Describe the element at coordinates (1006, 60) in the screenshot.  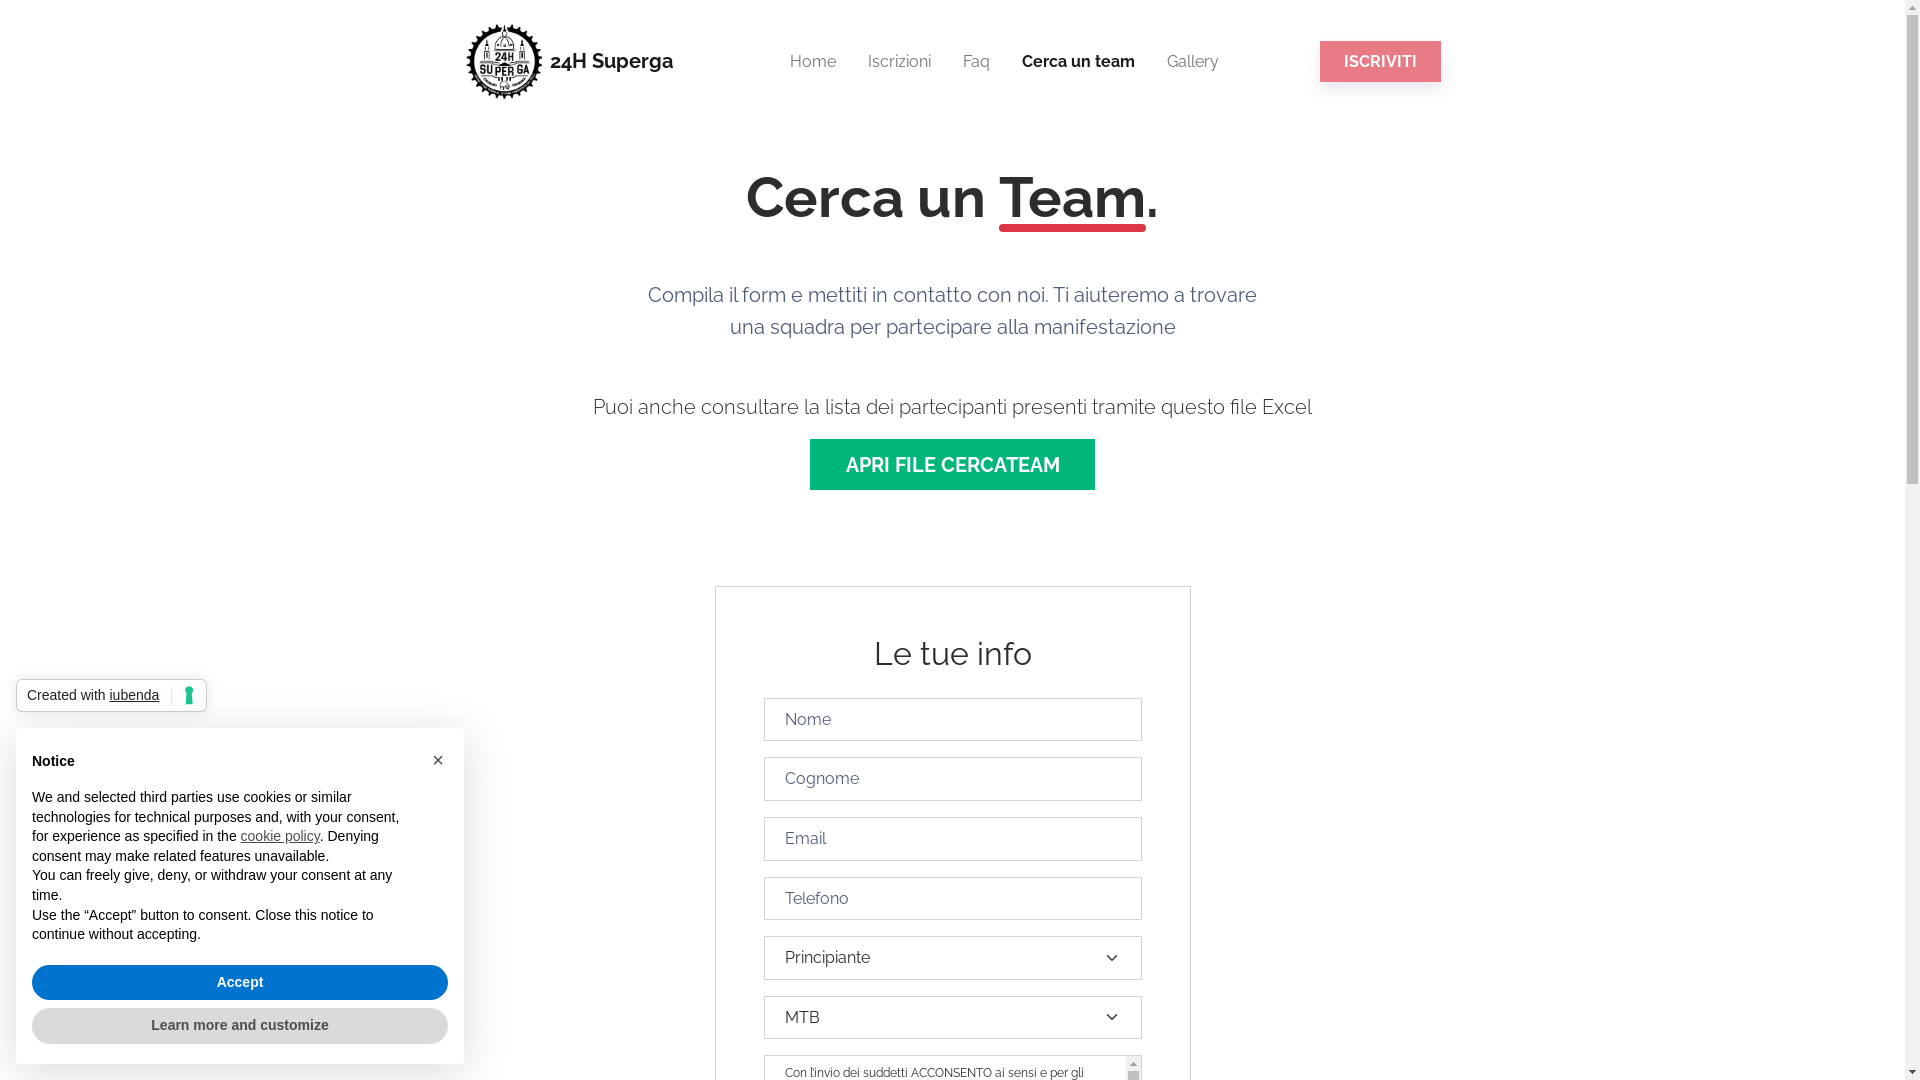
I see `'Cerca un team'` at that location.